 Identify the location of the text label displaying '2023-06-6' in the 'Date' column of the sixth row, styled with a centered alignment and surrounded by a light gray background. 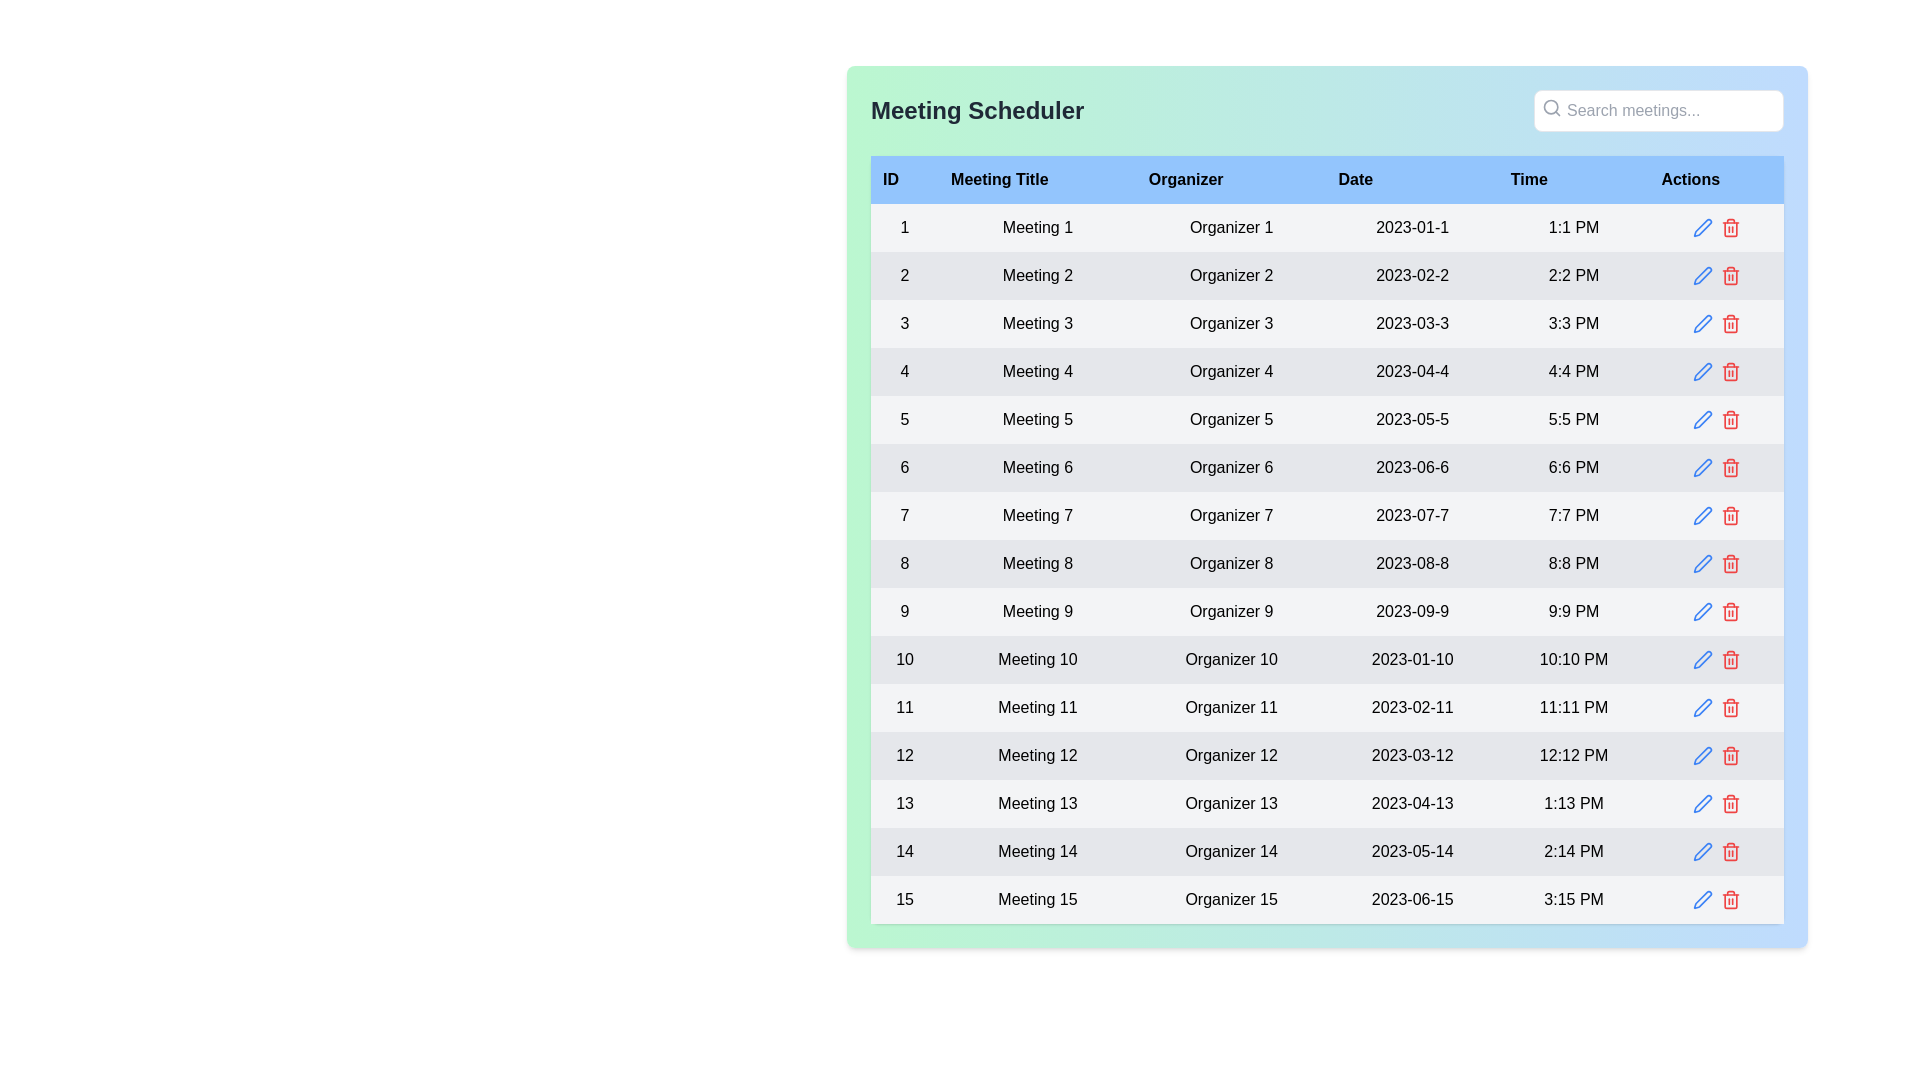
(1411, 467).